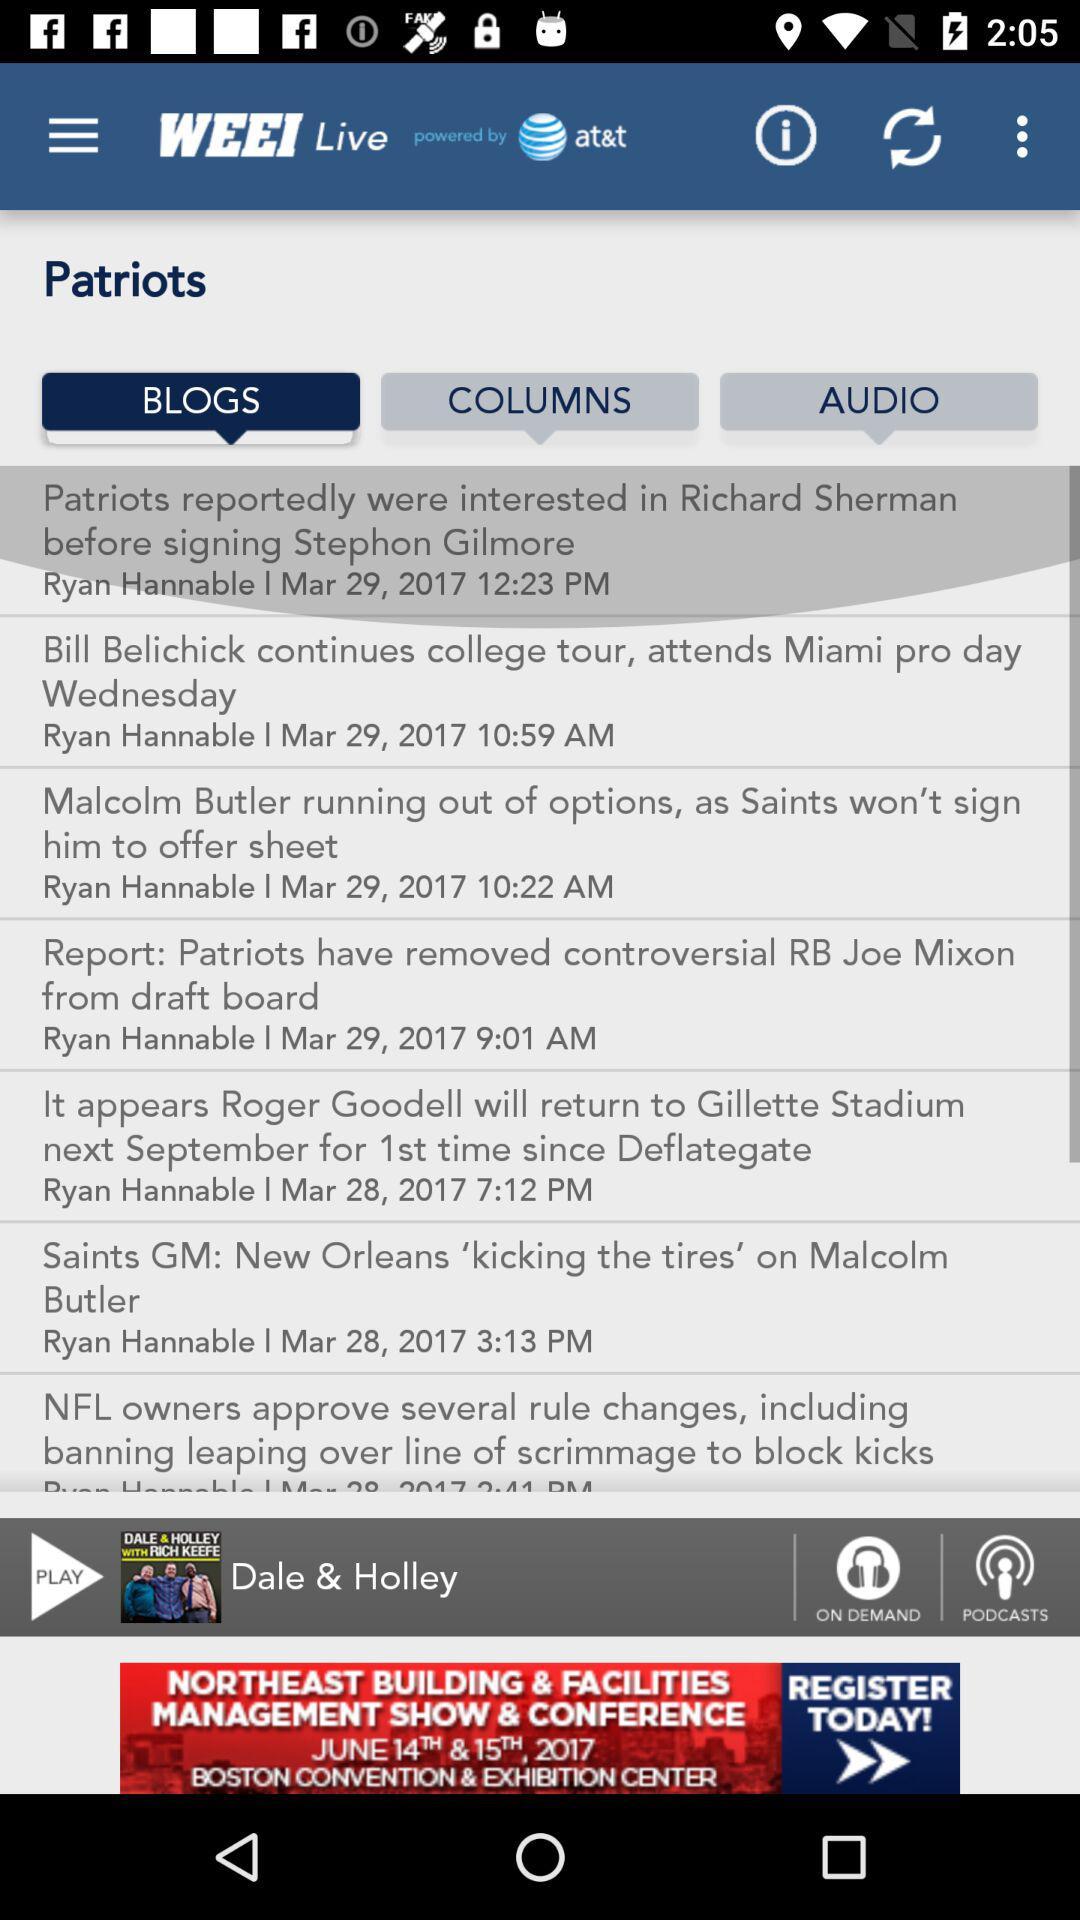  What do you see at coordinates (1027, 136) in the screenshot?
I see `the last 3 dots button` at bounding box center [1027, 136].